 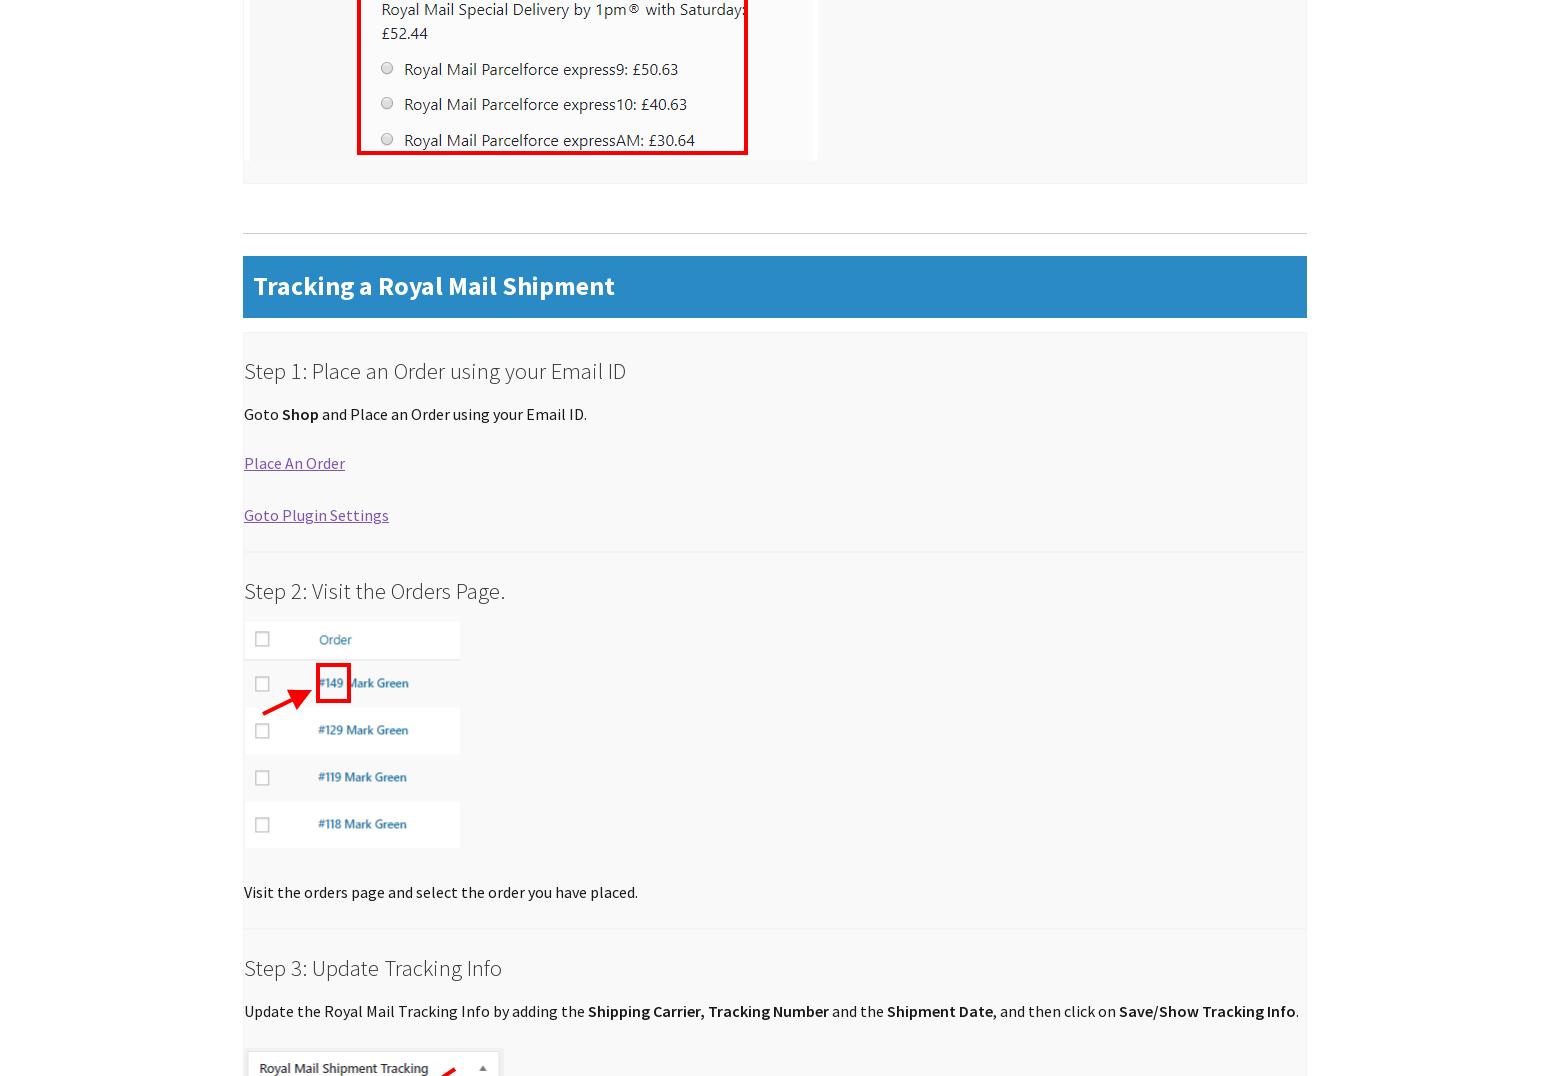 I want to click on 'Step 3: Update Tracking Info', so click(x=371, y=967).